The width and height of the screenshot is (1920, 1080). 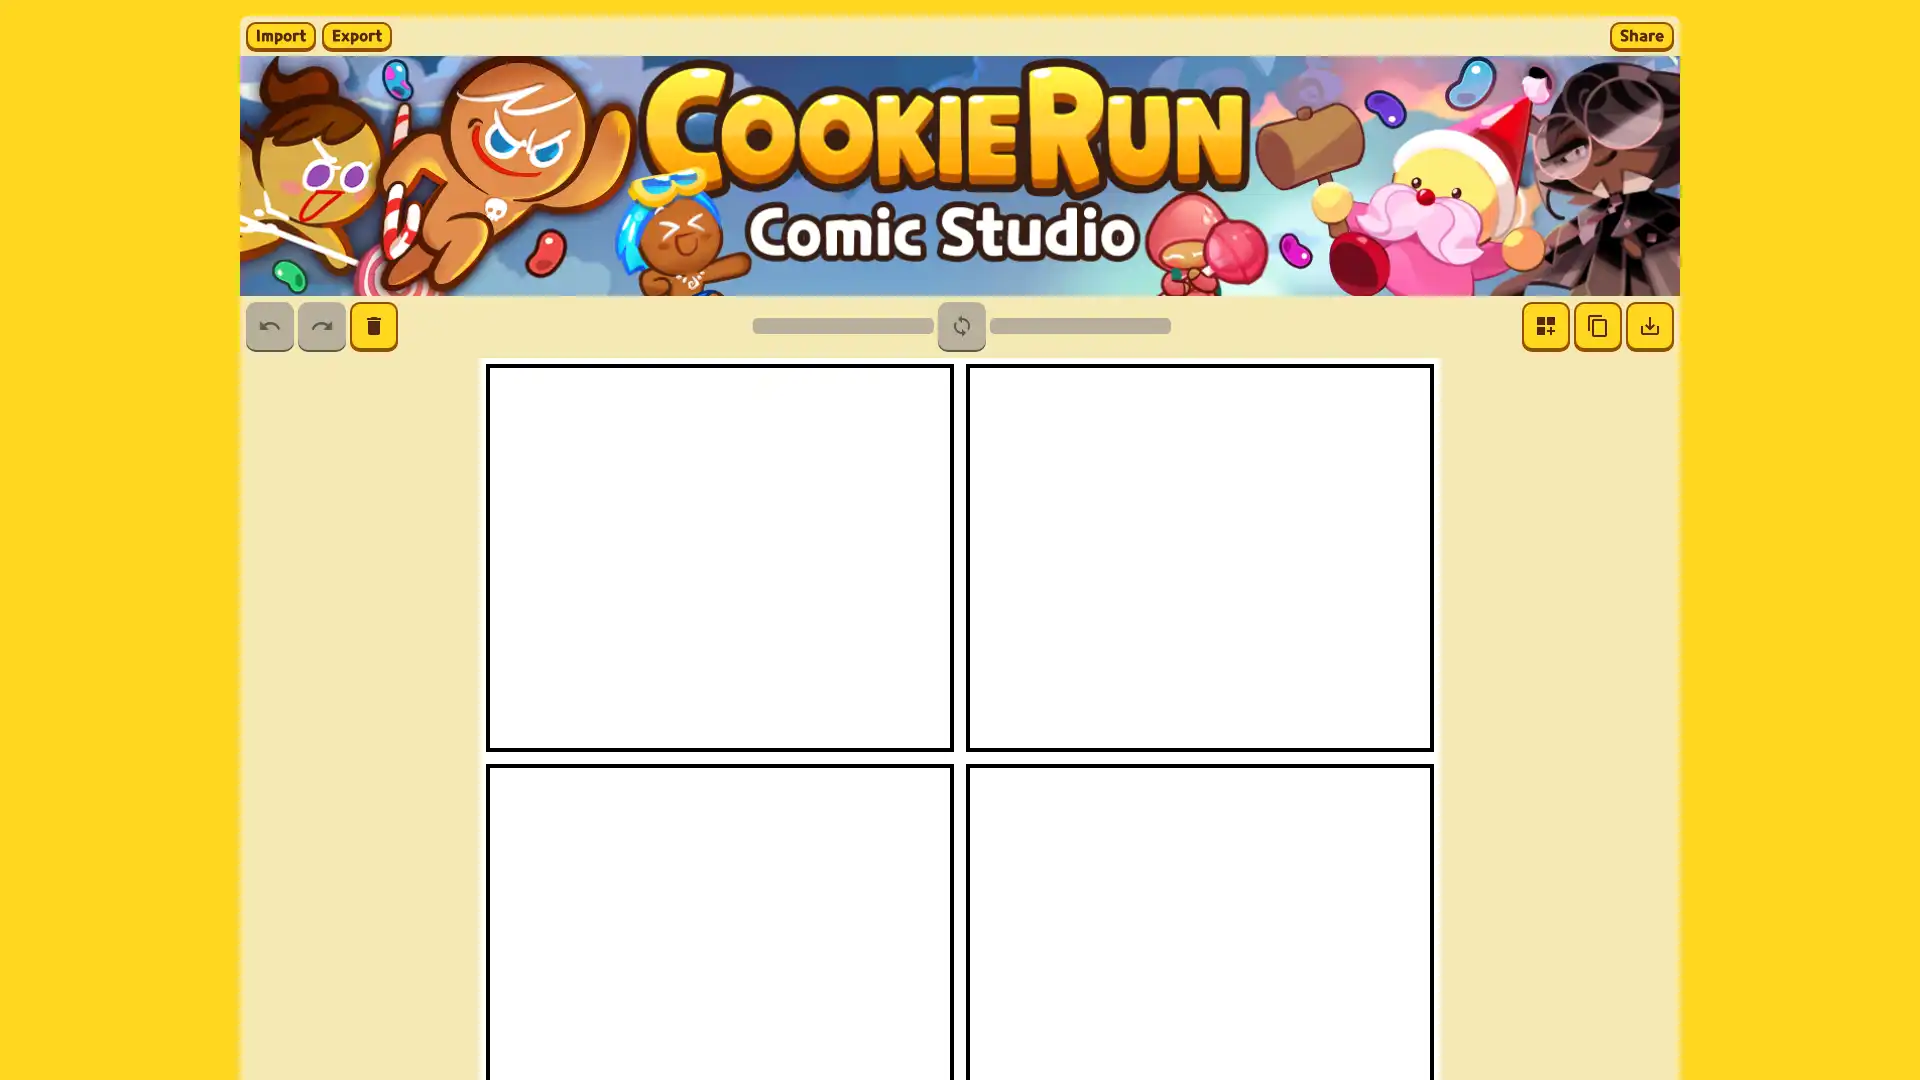 What do you see at coordinates (1650, 325) in the screenshot?
I see `save_alt` at bounding box center [1650, 325].